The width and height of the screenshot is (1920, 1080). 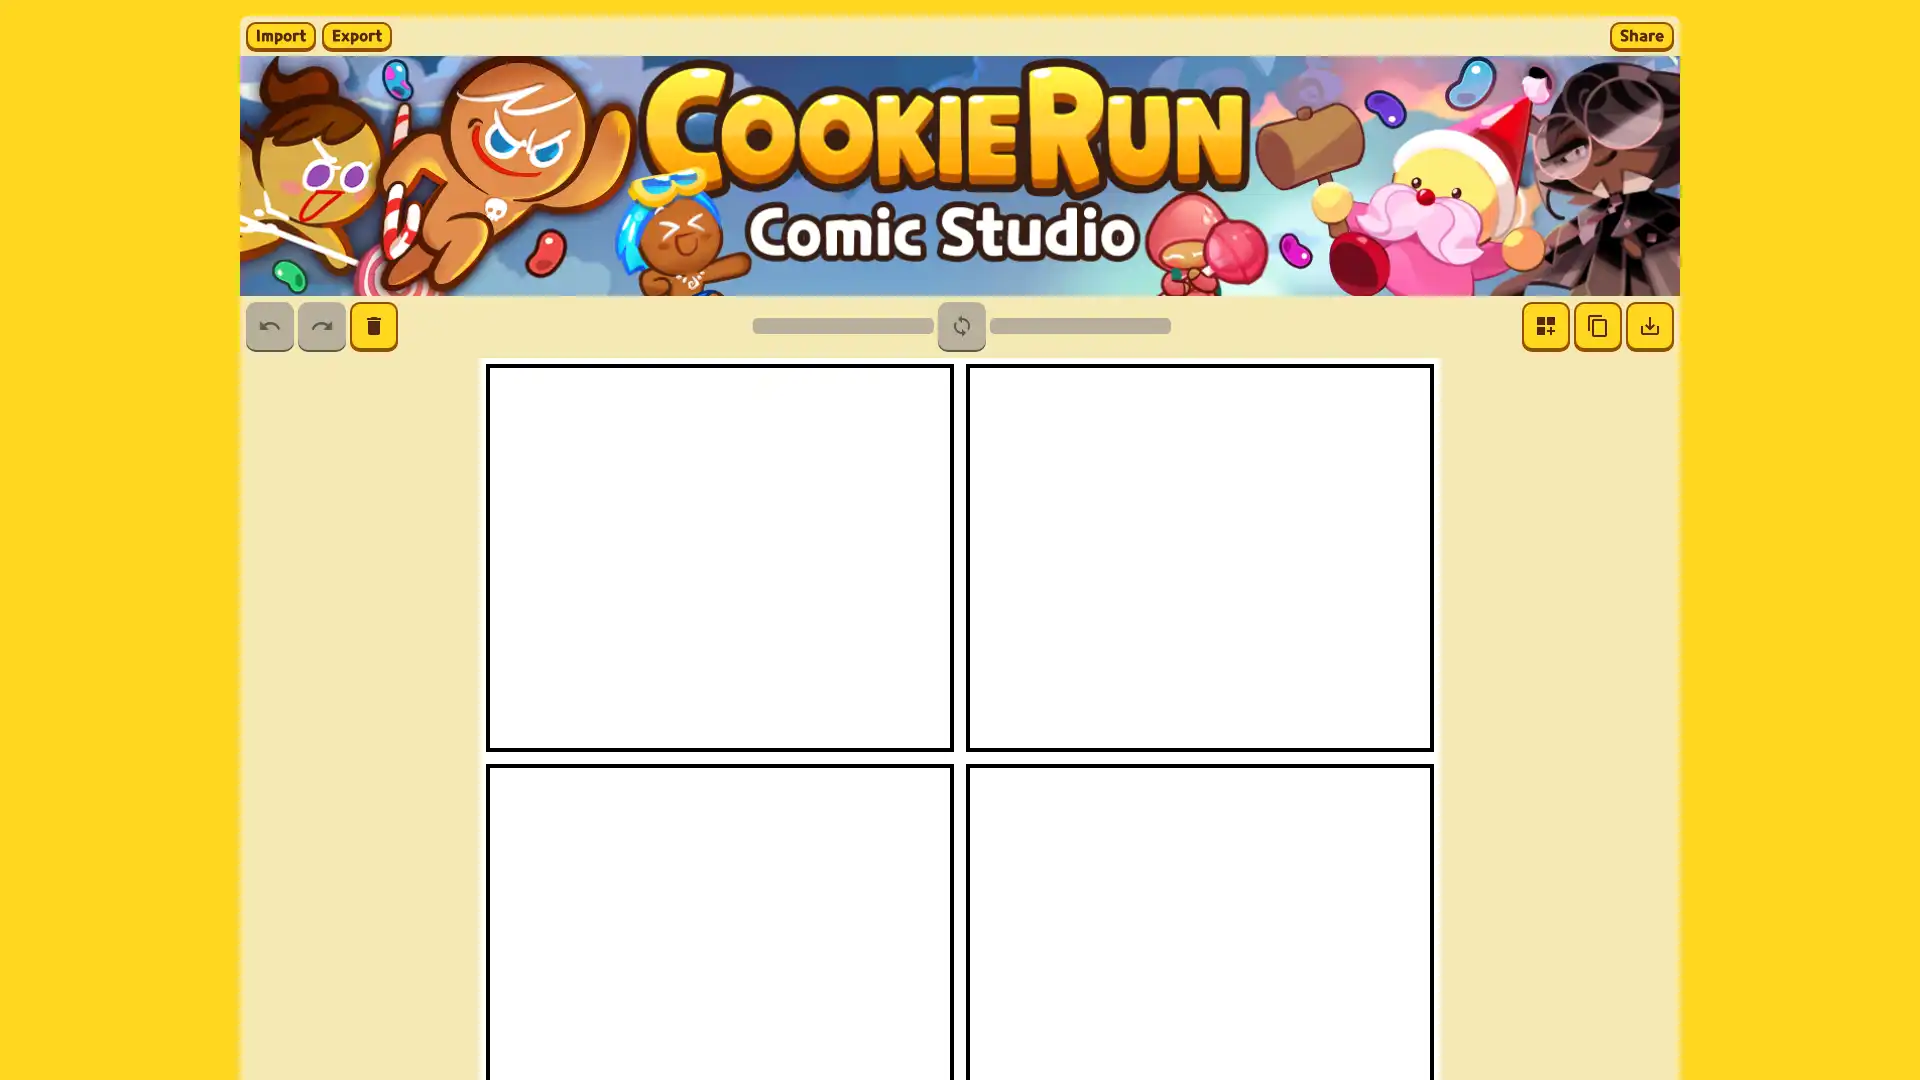 What do you see at coordinates (1650, 325) in the screenshot?
I see `save_alt` at bounding box center [1650, 325].